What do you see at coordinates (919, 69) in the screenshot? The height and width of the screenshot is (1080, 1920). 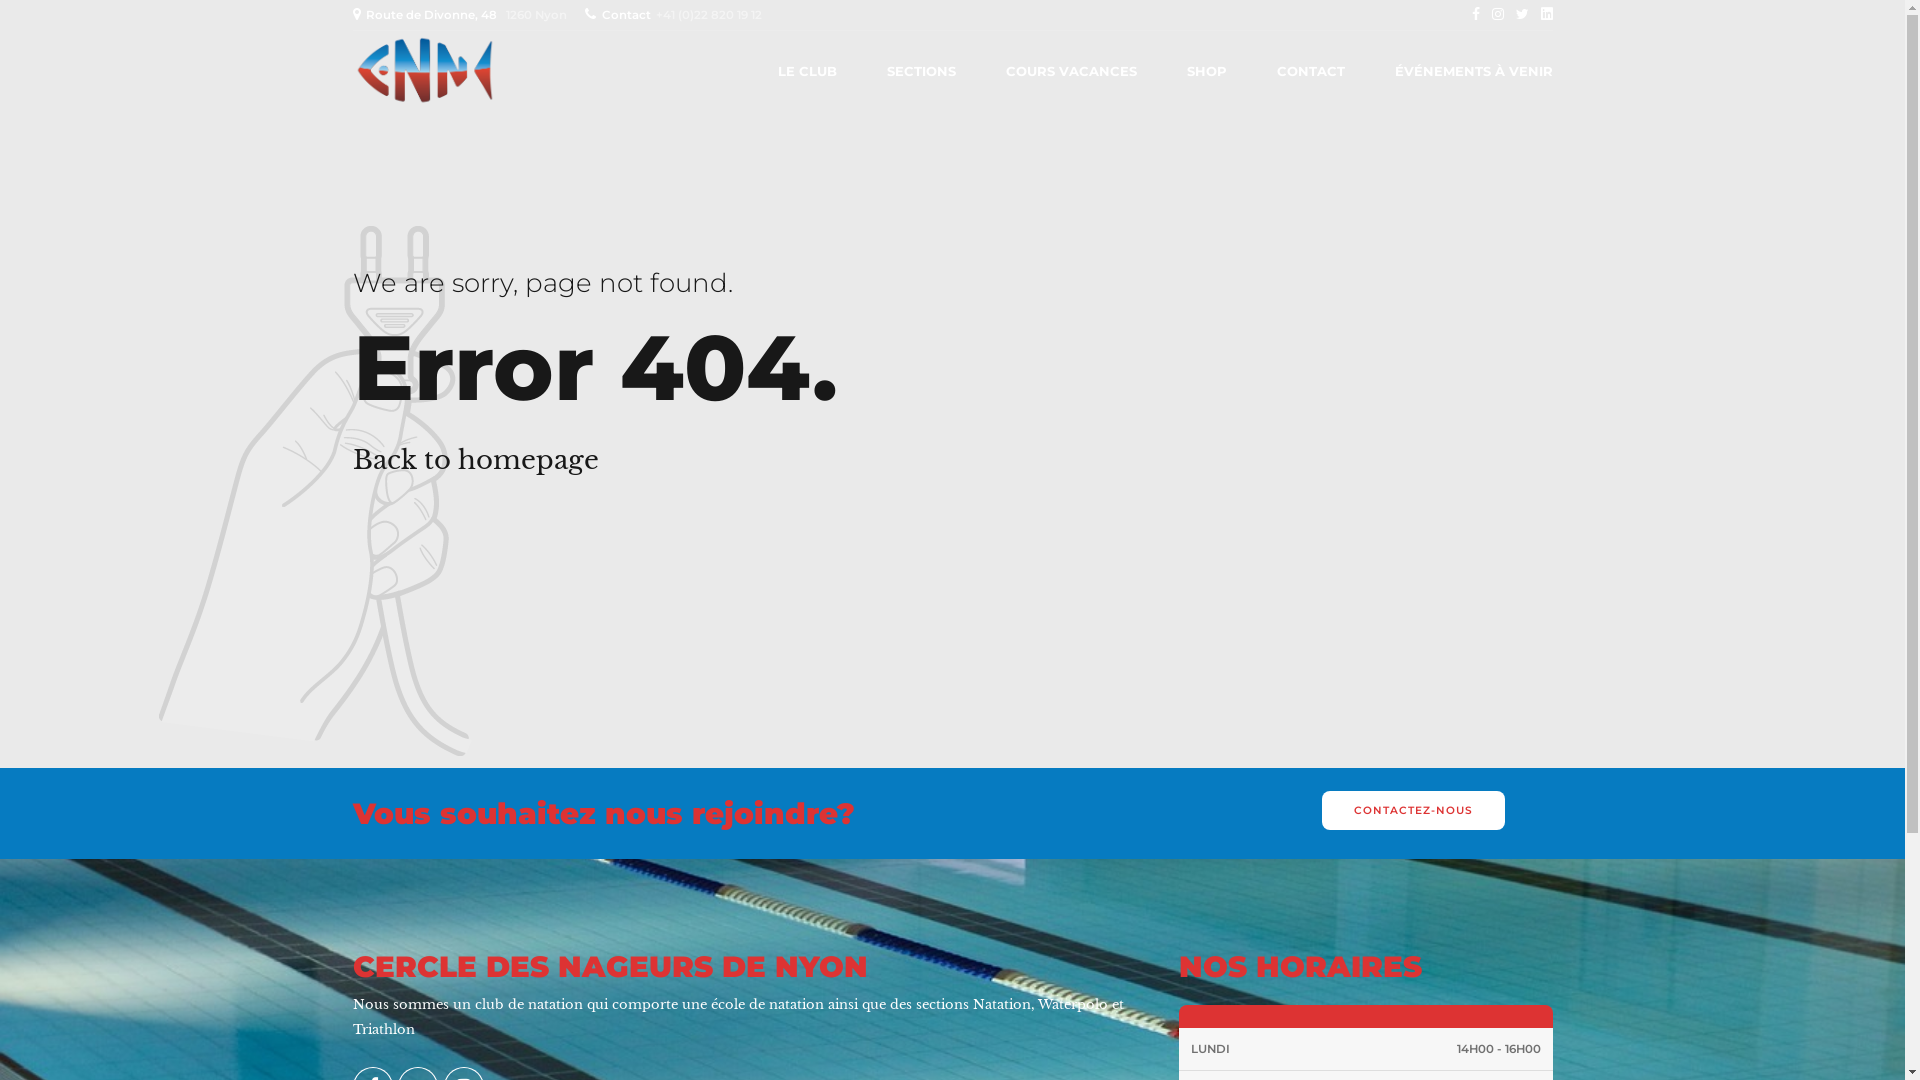 I see `'SECTIONS'` at bounding box center [919, 69].